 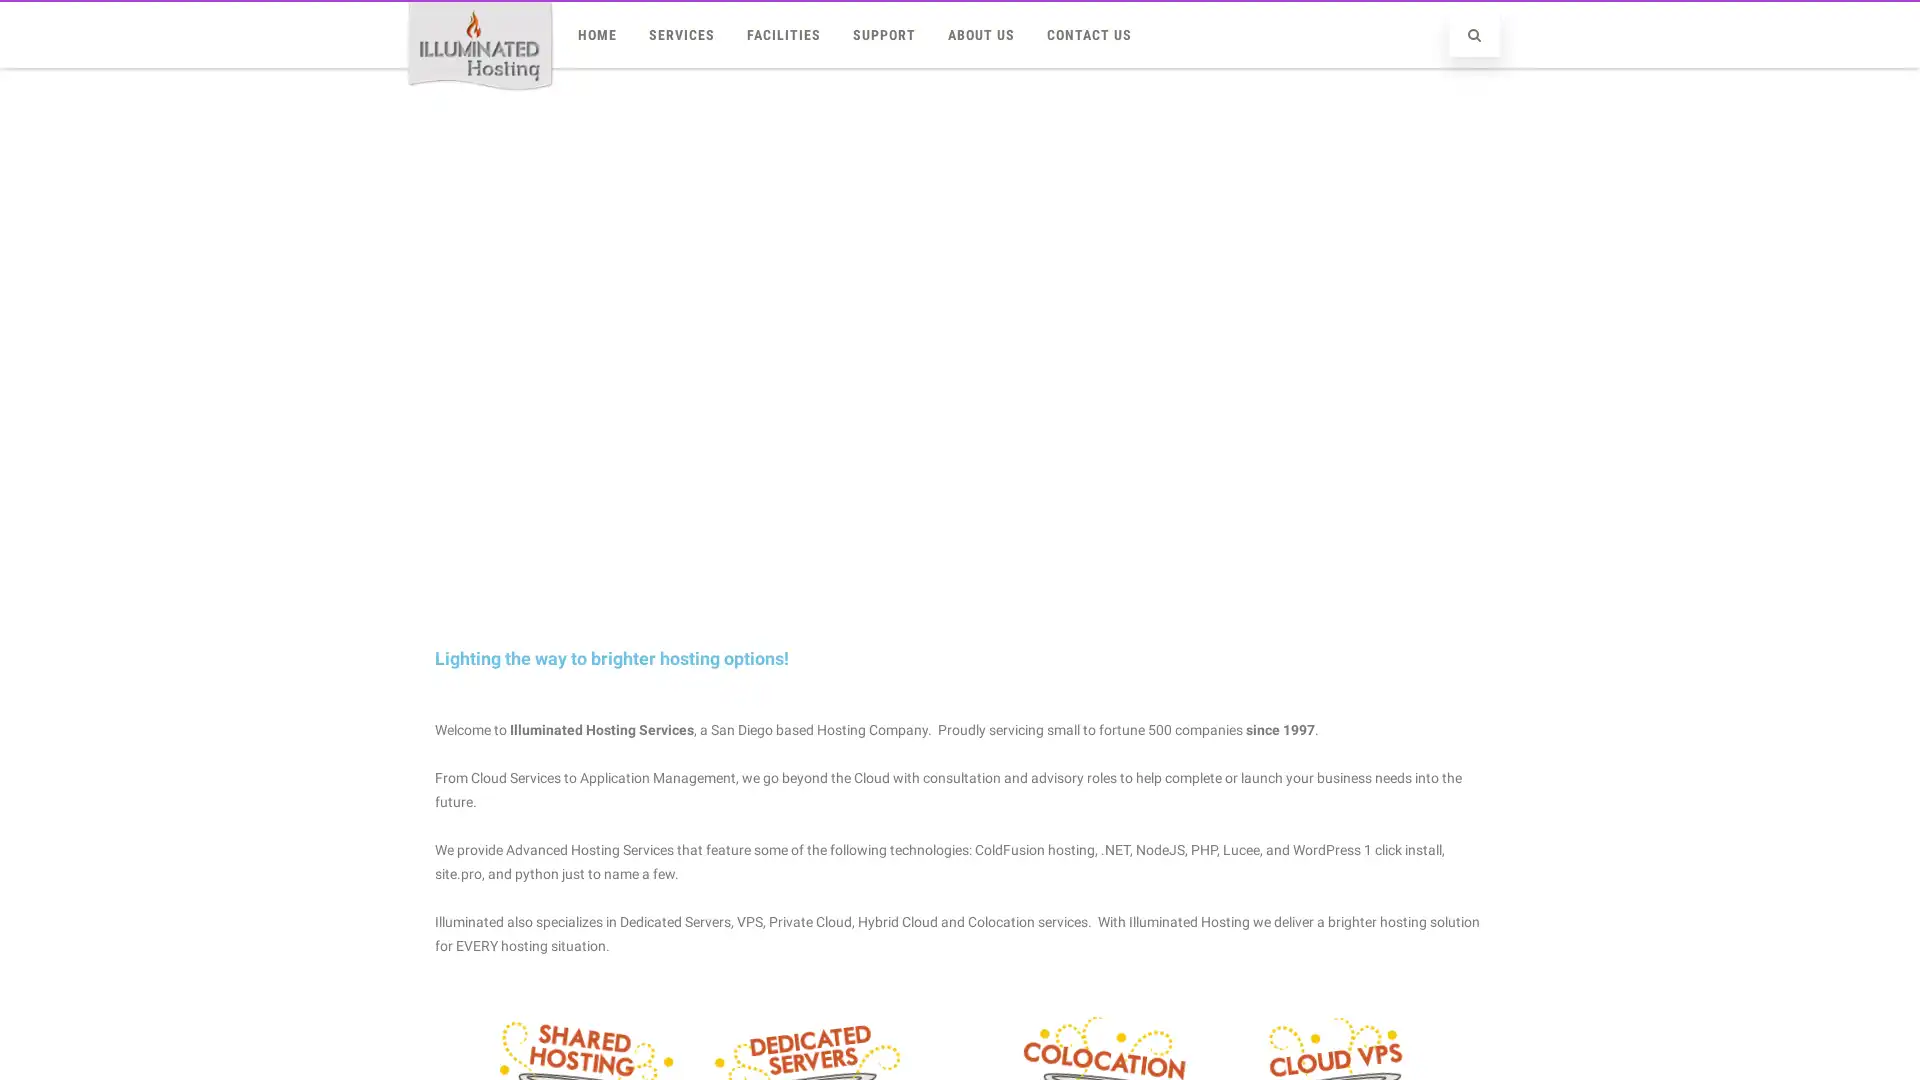 I want to click on slider3, so click(x=949, y=645).